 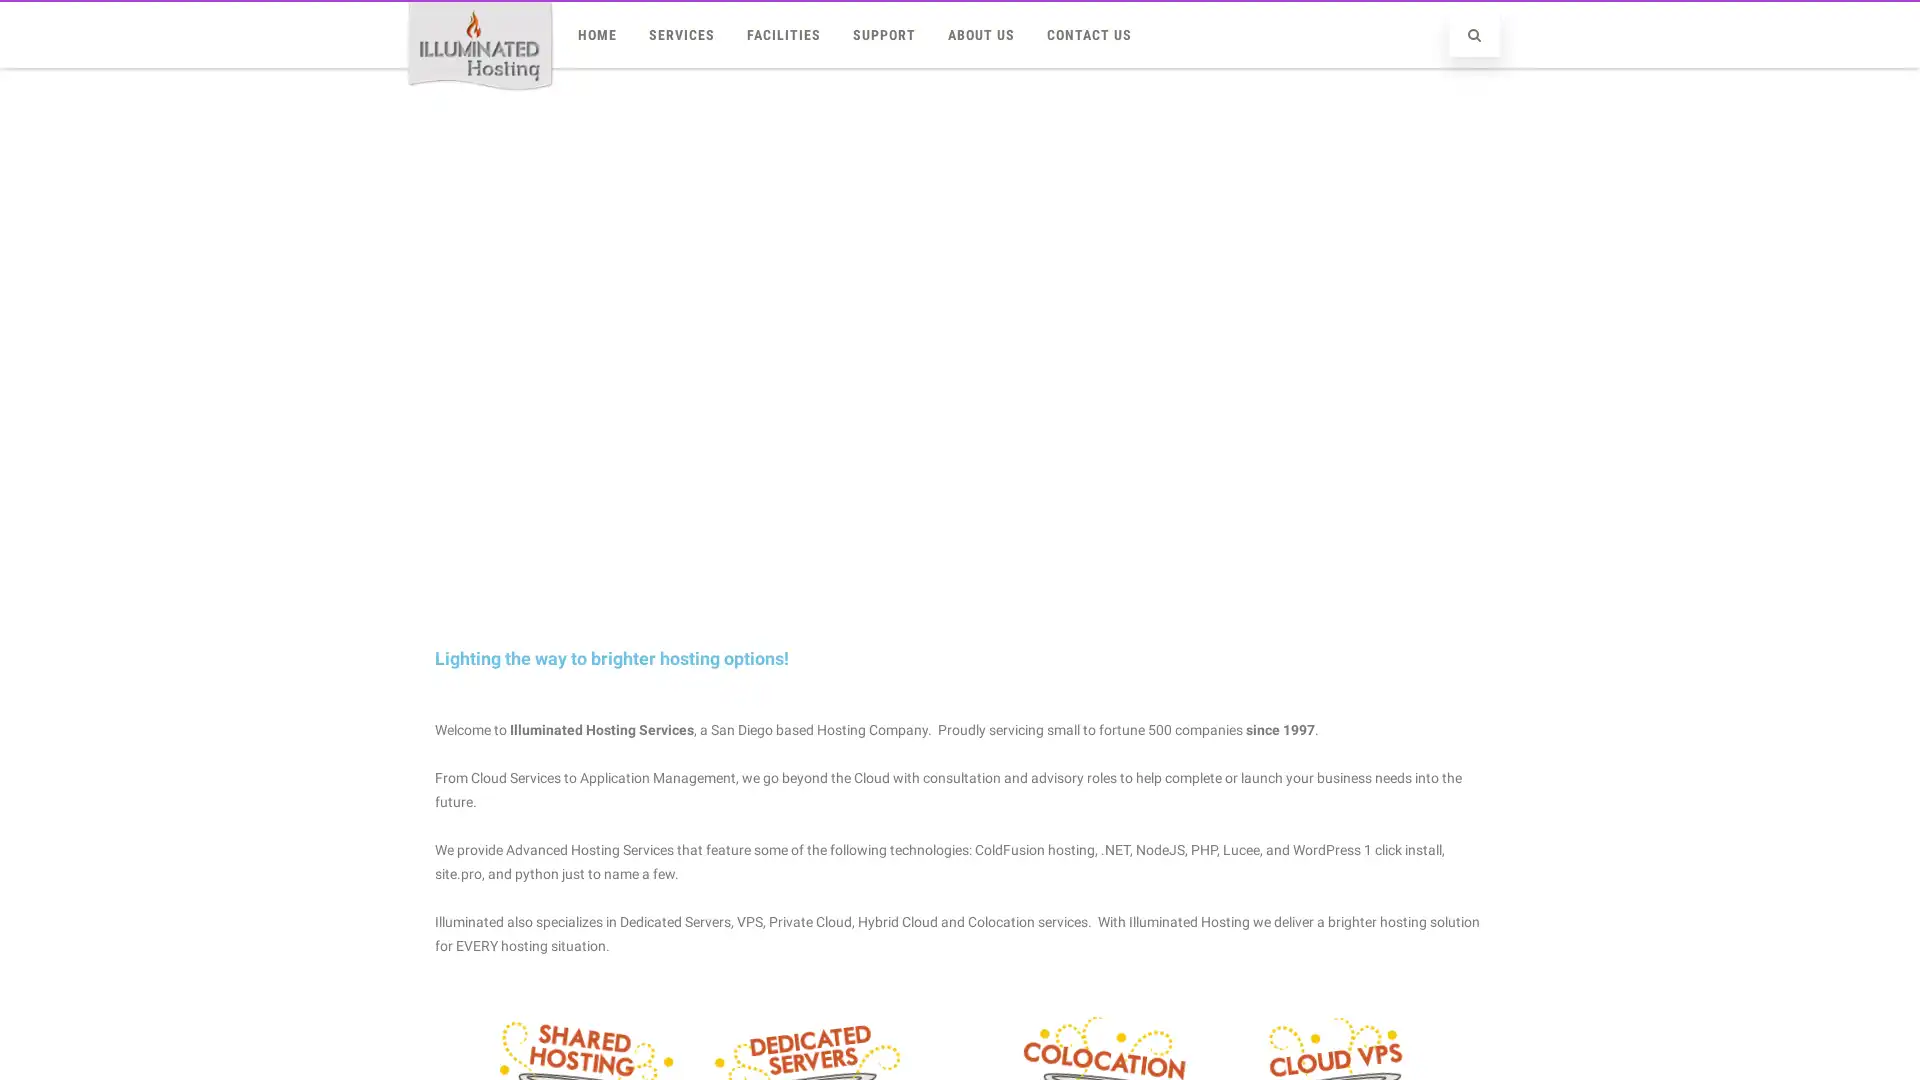 I want to click on slider3, so click(x=949, y=645).